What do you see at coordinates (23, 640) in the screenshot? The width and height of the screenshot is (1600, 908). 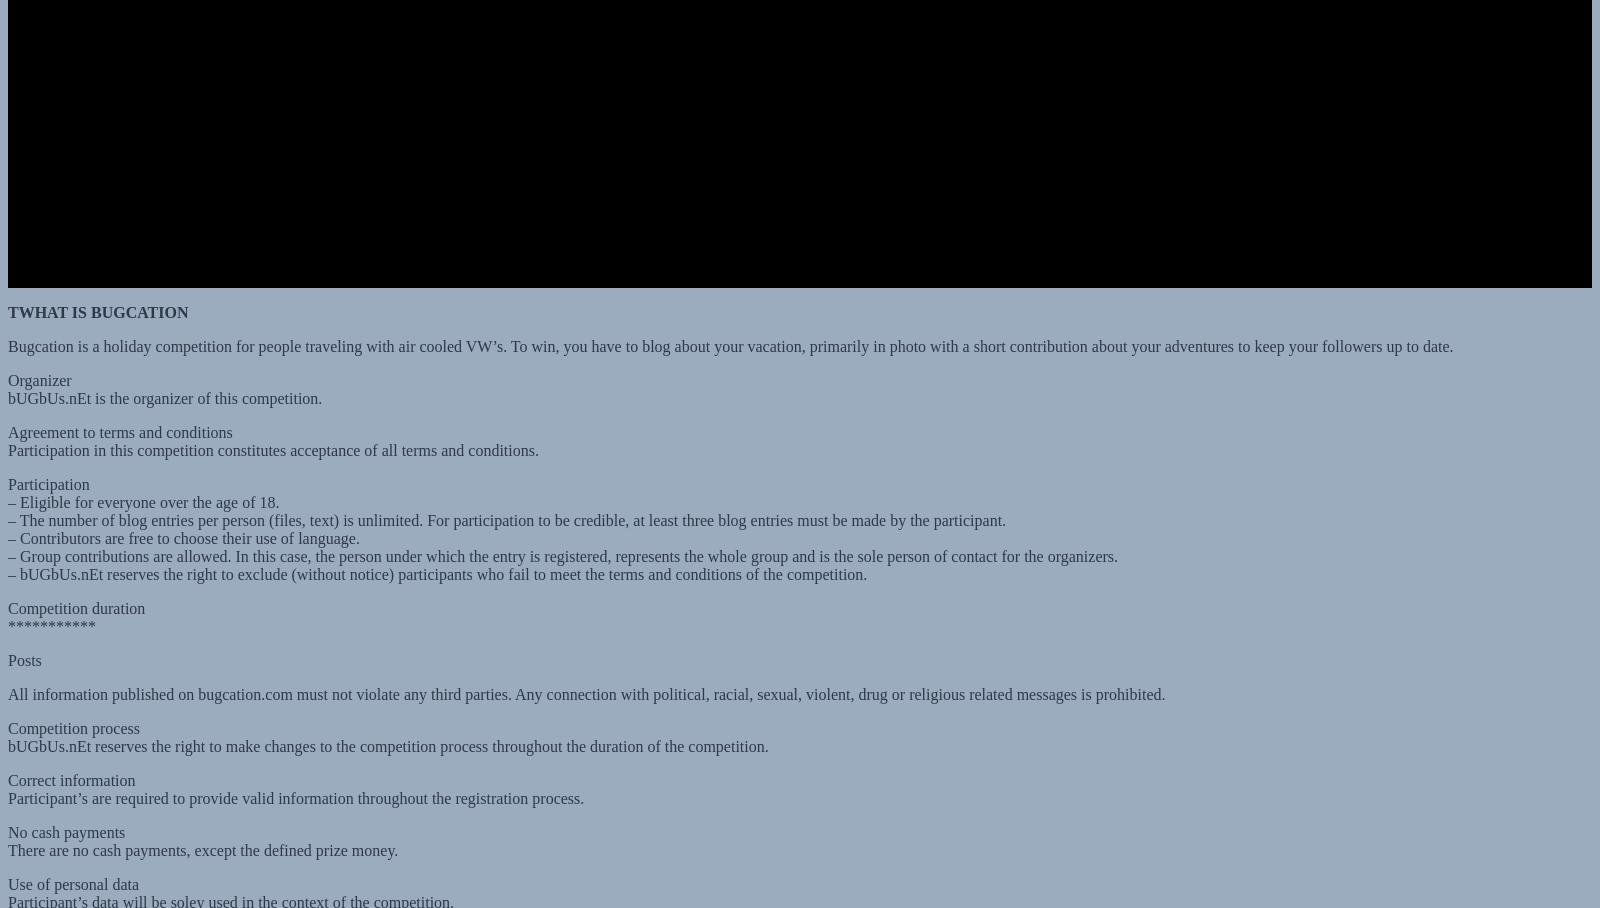 I see `'Posts'` at bounding box center [23, 640].